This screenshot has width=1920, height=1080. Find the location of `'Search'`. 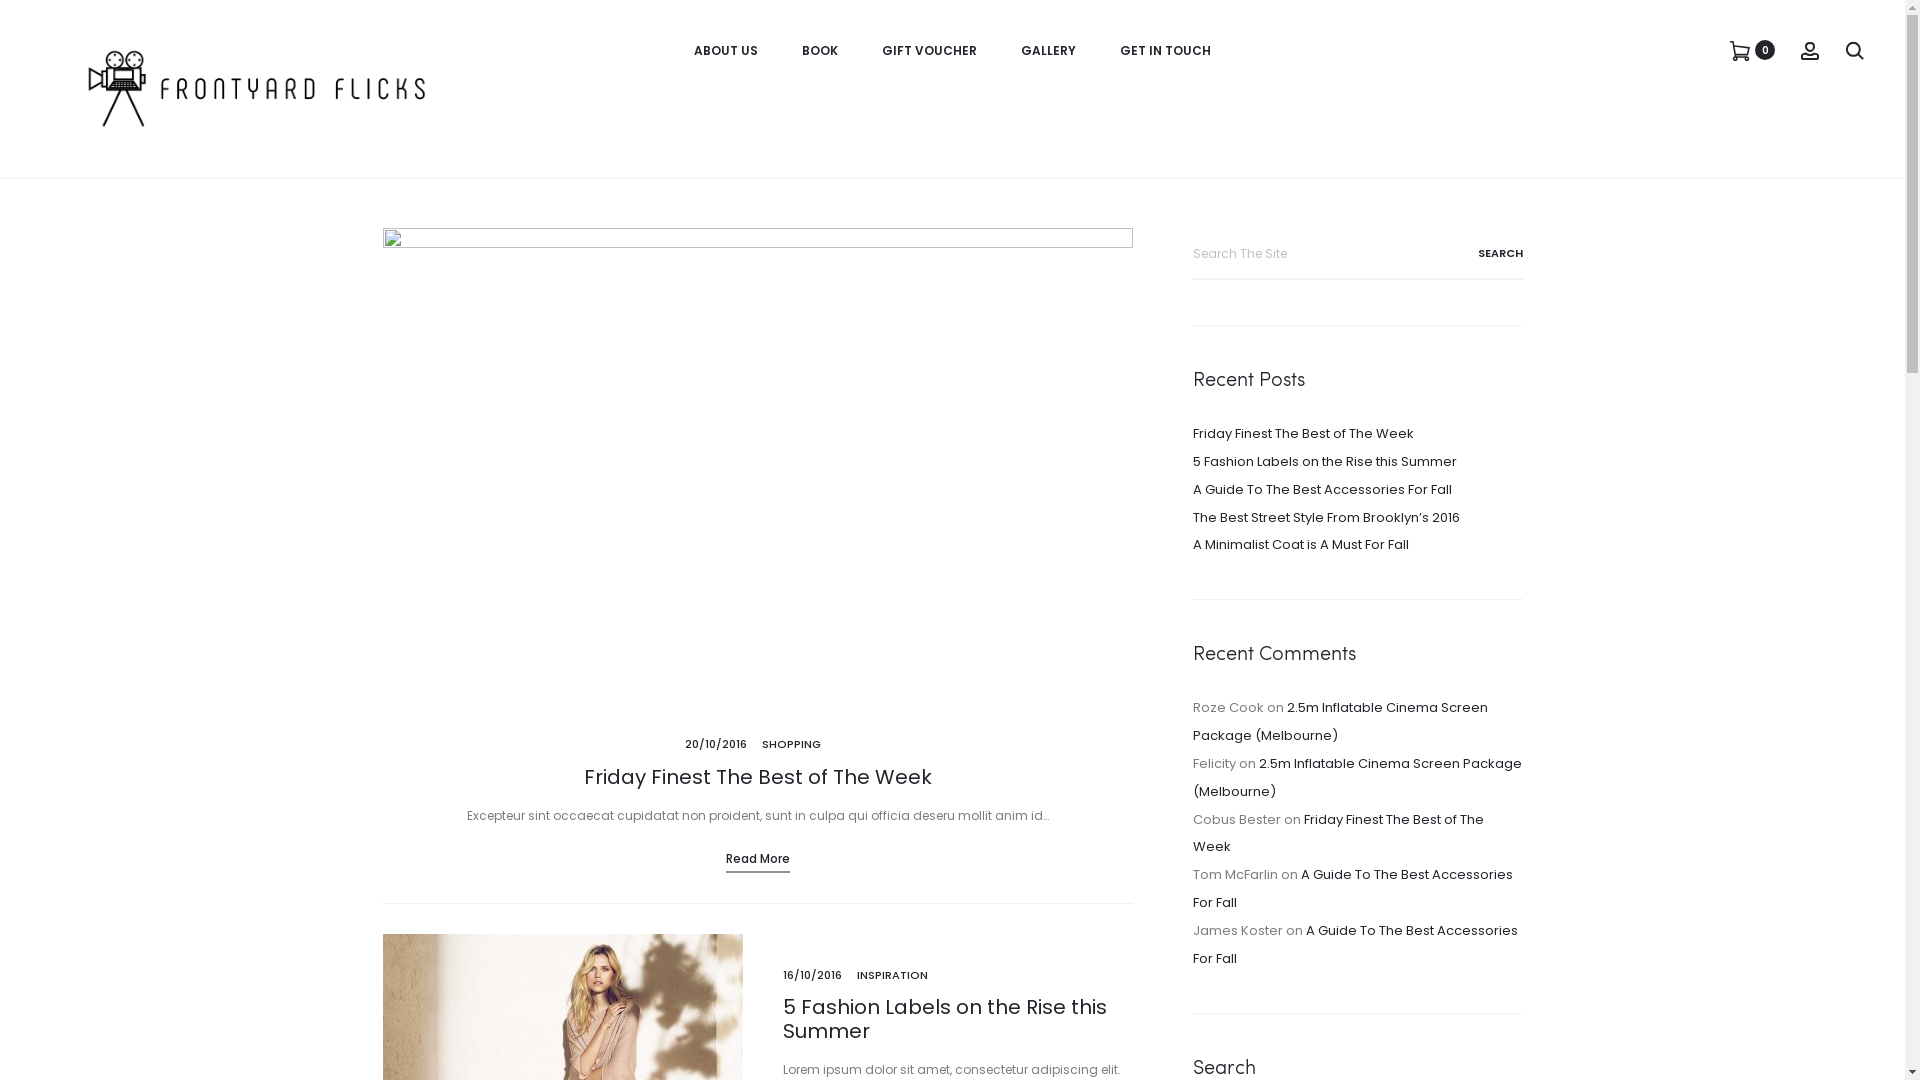

'Search' is located at coordinates (1475, 252).